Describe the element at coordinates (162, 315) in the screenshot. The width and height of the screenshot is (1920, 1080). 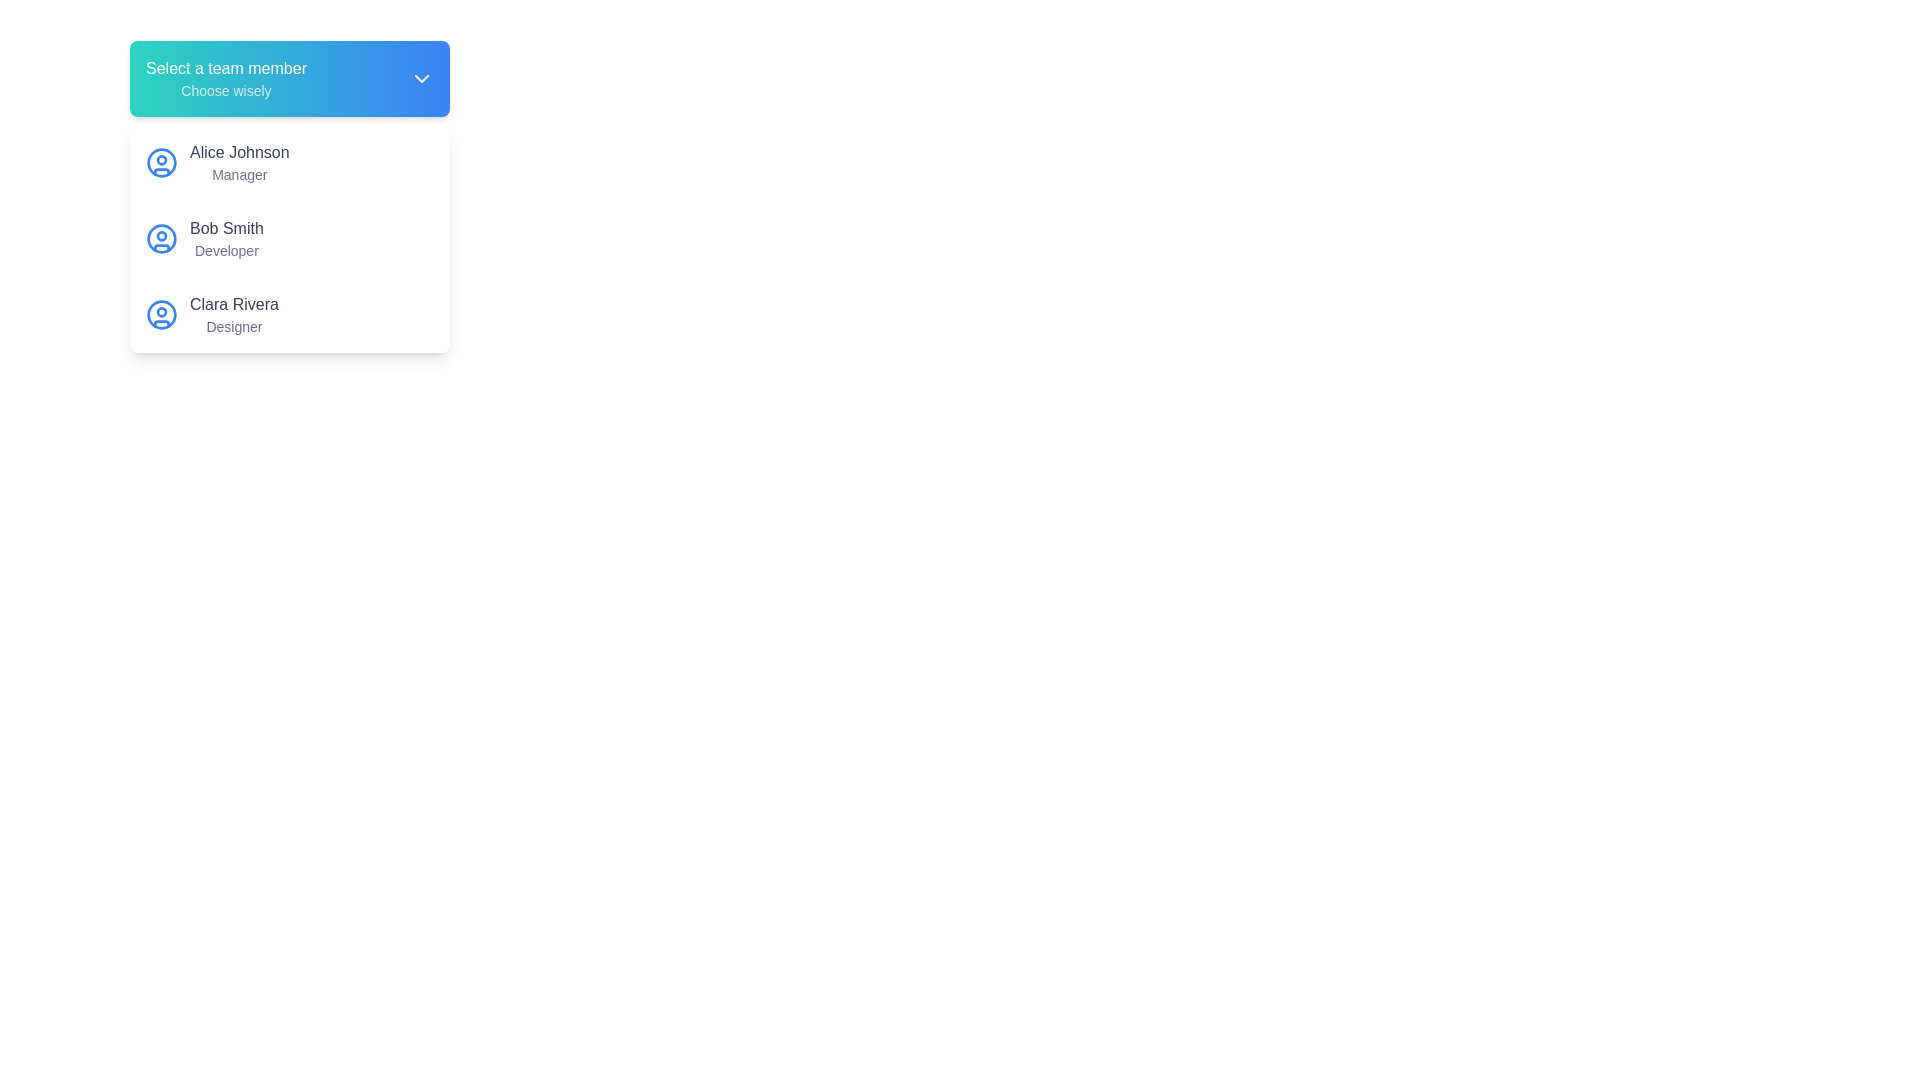
I see `the user avatar icon representing Clara Rivera, which is the leftmost icon in the third row below 'Select a team member.'` at that location.